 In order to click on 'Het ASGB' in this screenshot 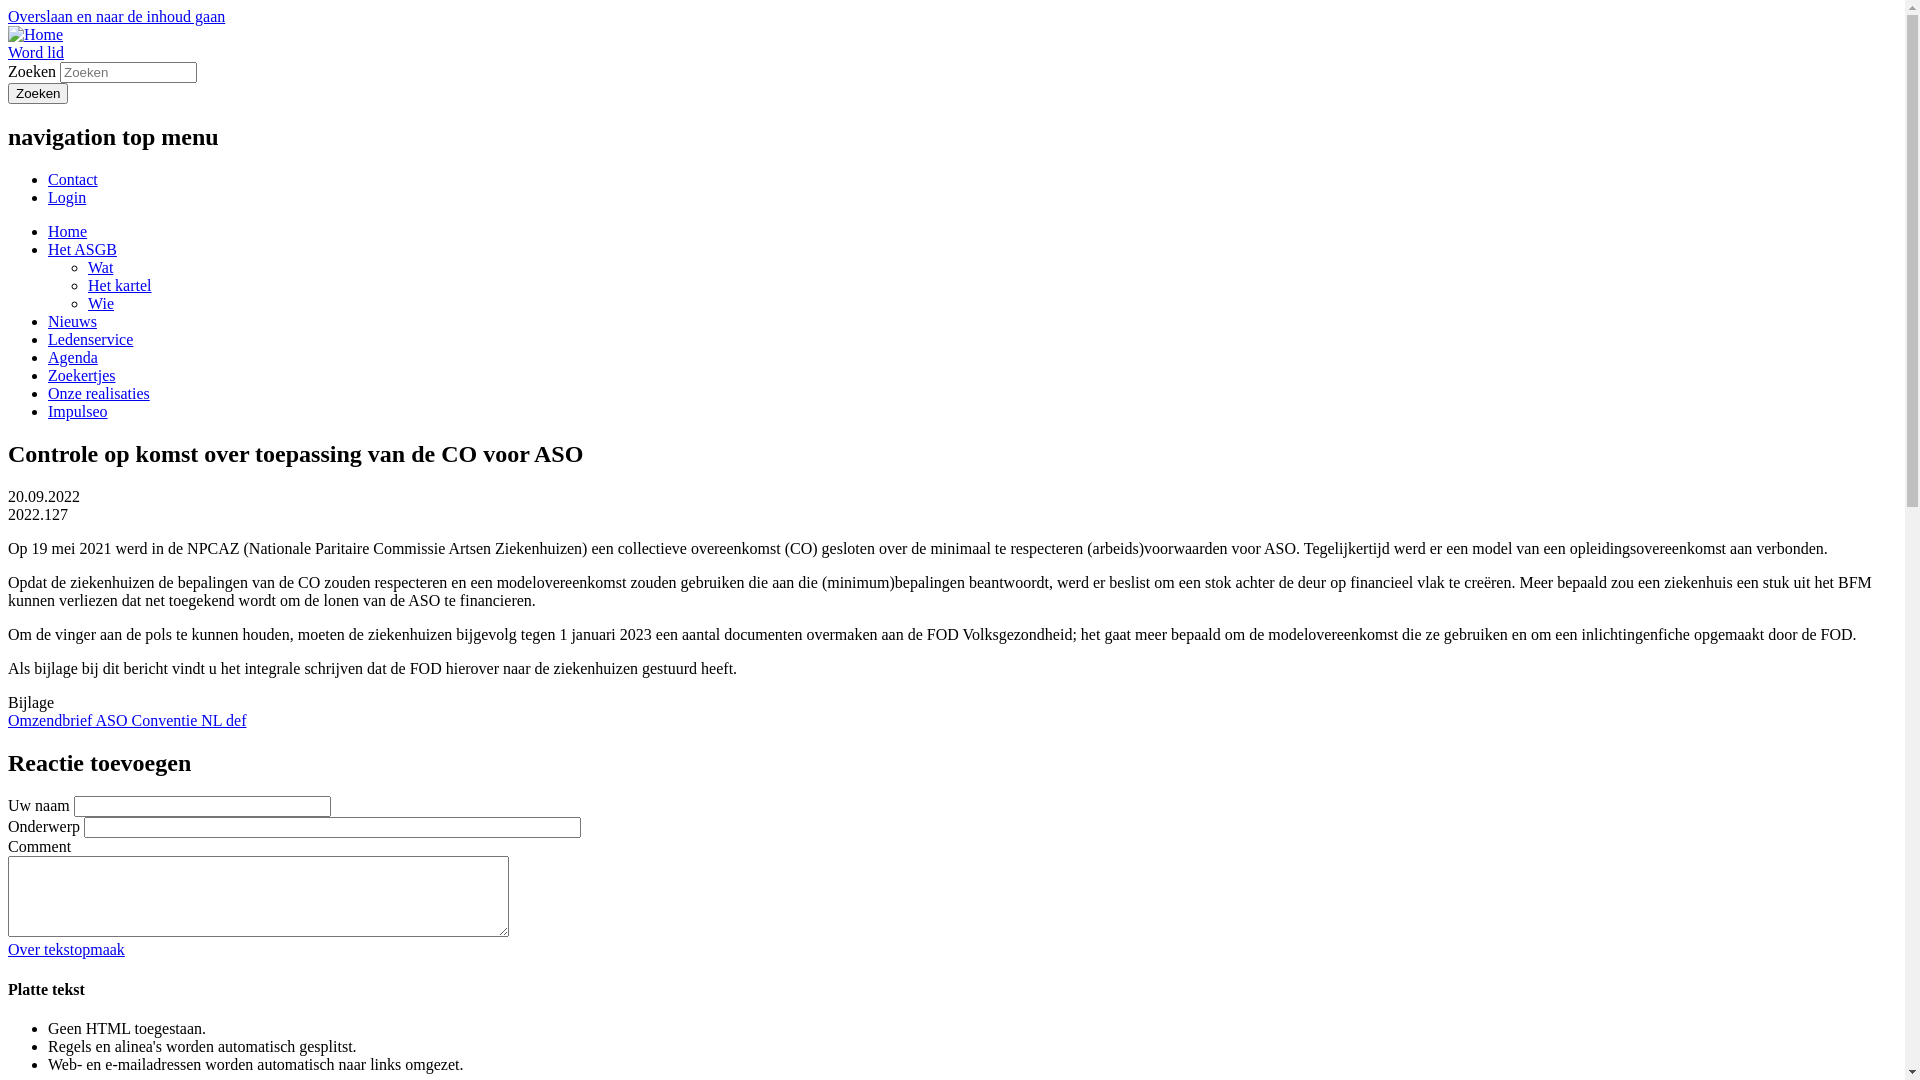, I will do `click(48, 248)`.